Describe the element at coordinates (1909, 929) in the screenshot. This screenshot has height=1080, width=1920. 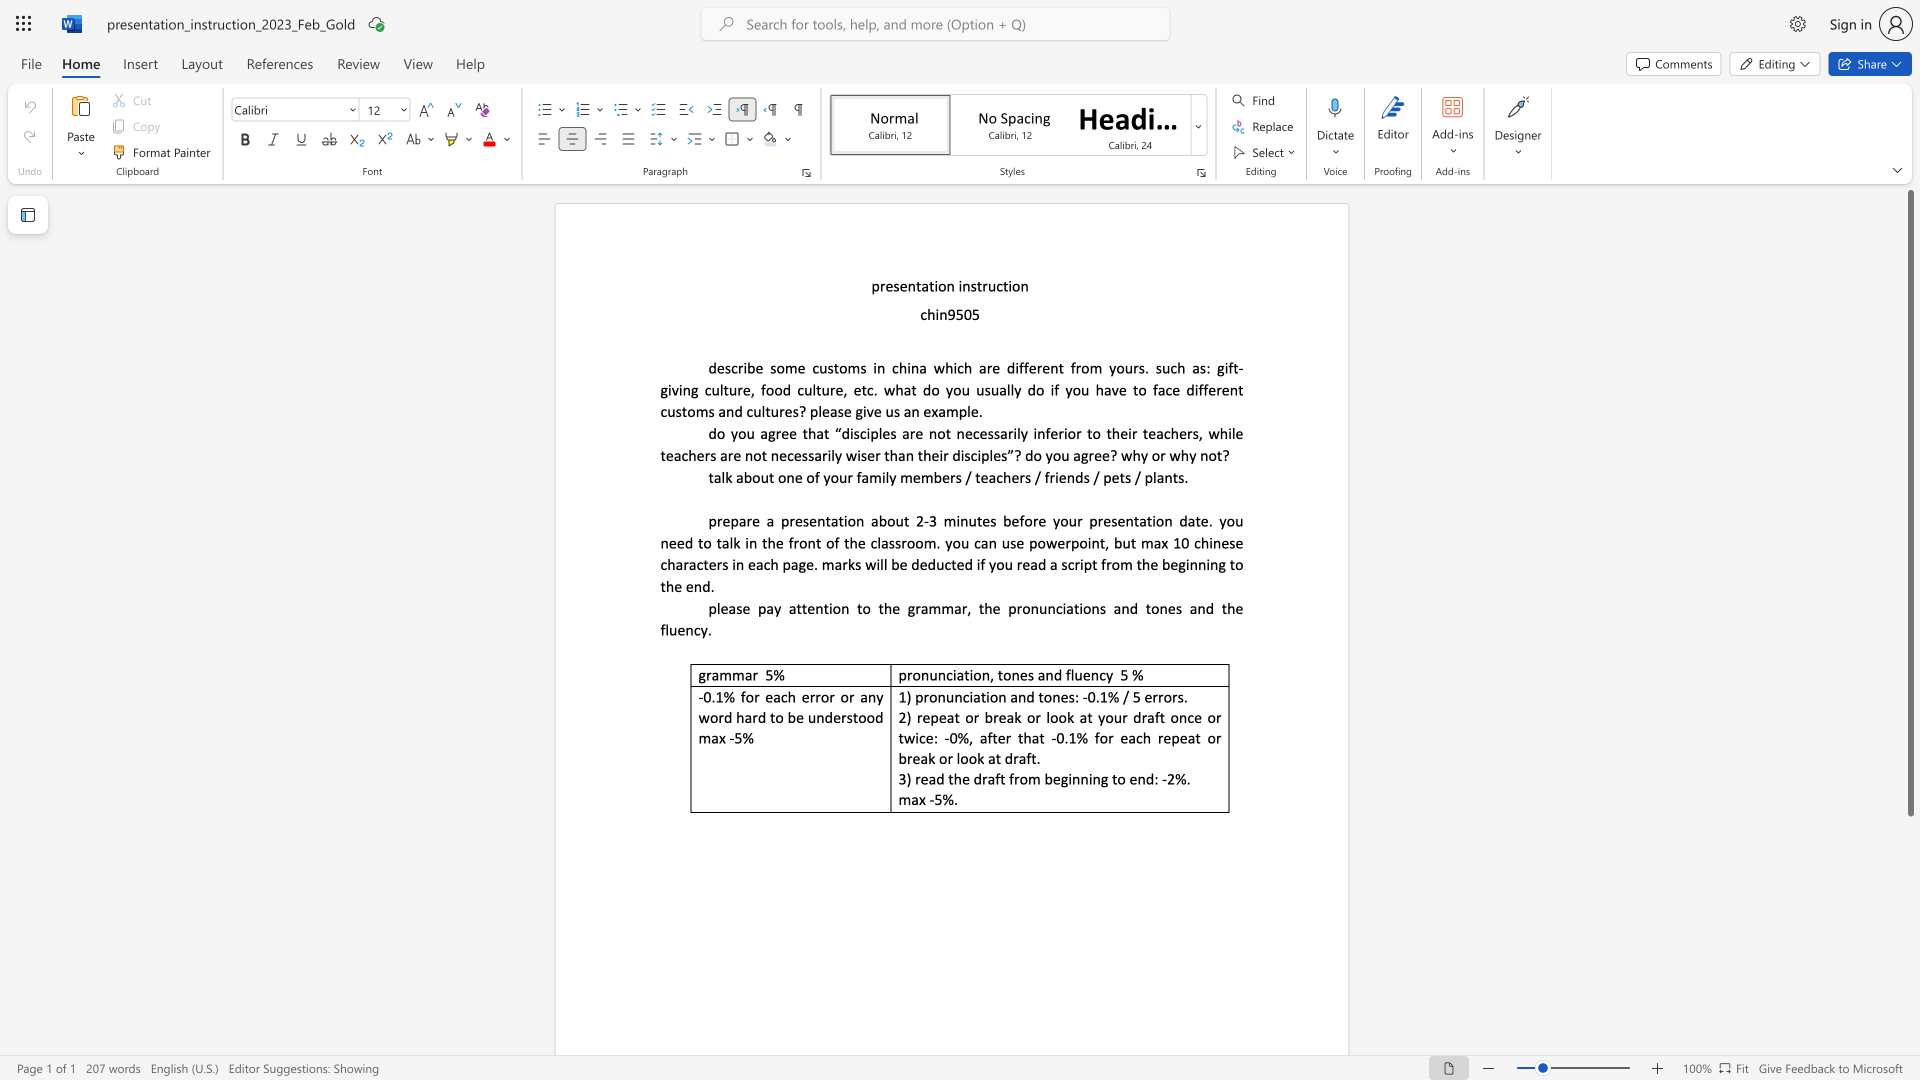
I see `the scrollbar on the side` at that location.